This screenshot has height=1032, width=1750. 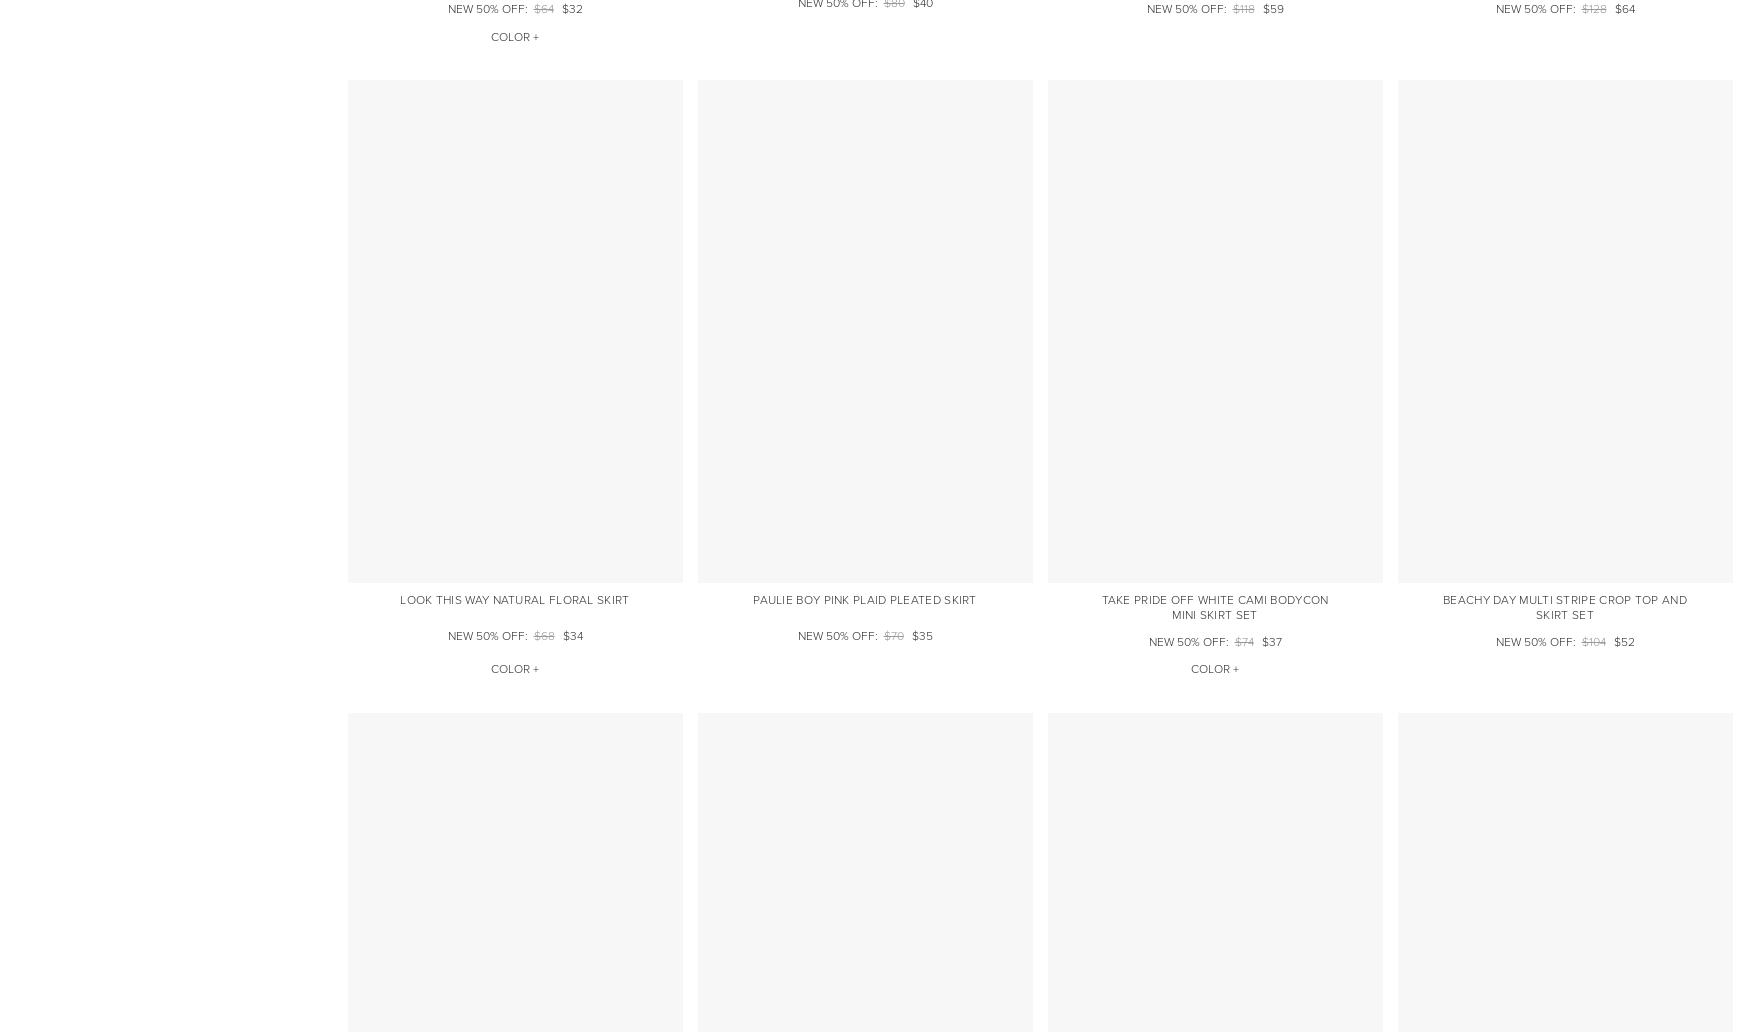 I want to click on '$35', so click(x=920, y=635).